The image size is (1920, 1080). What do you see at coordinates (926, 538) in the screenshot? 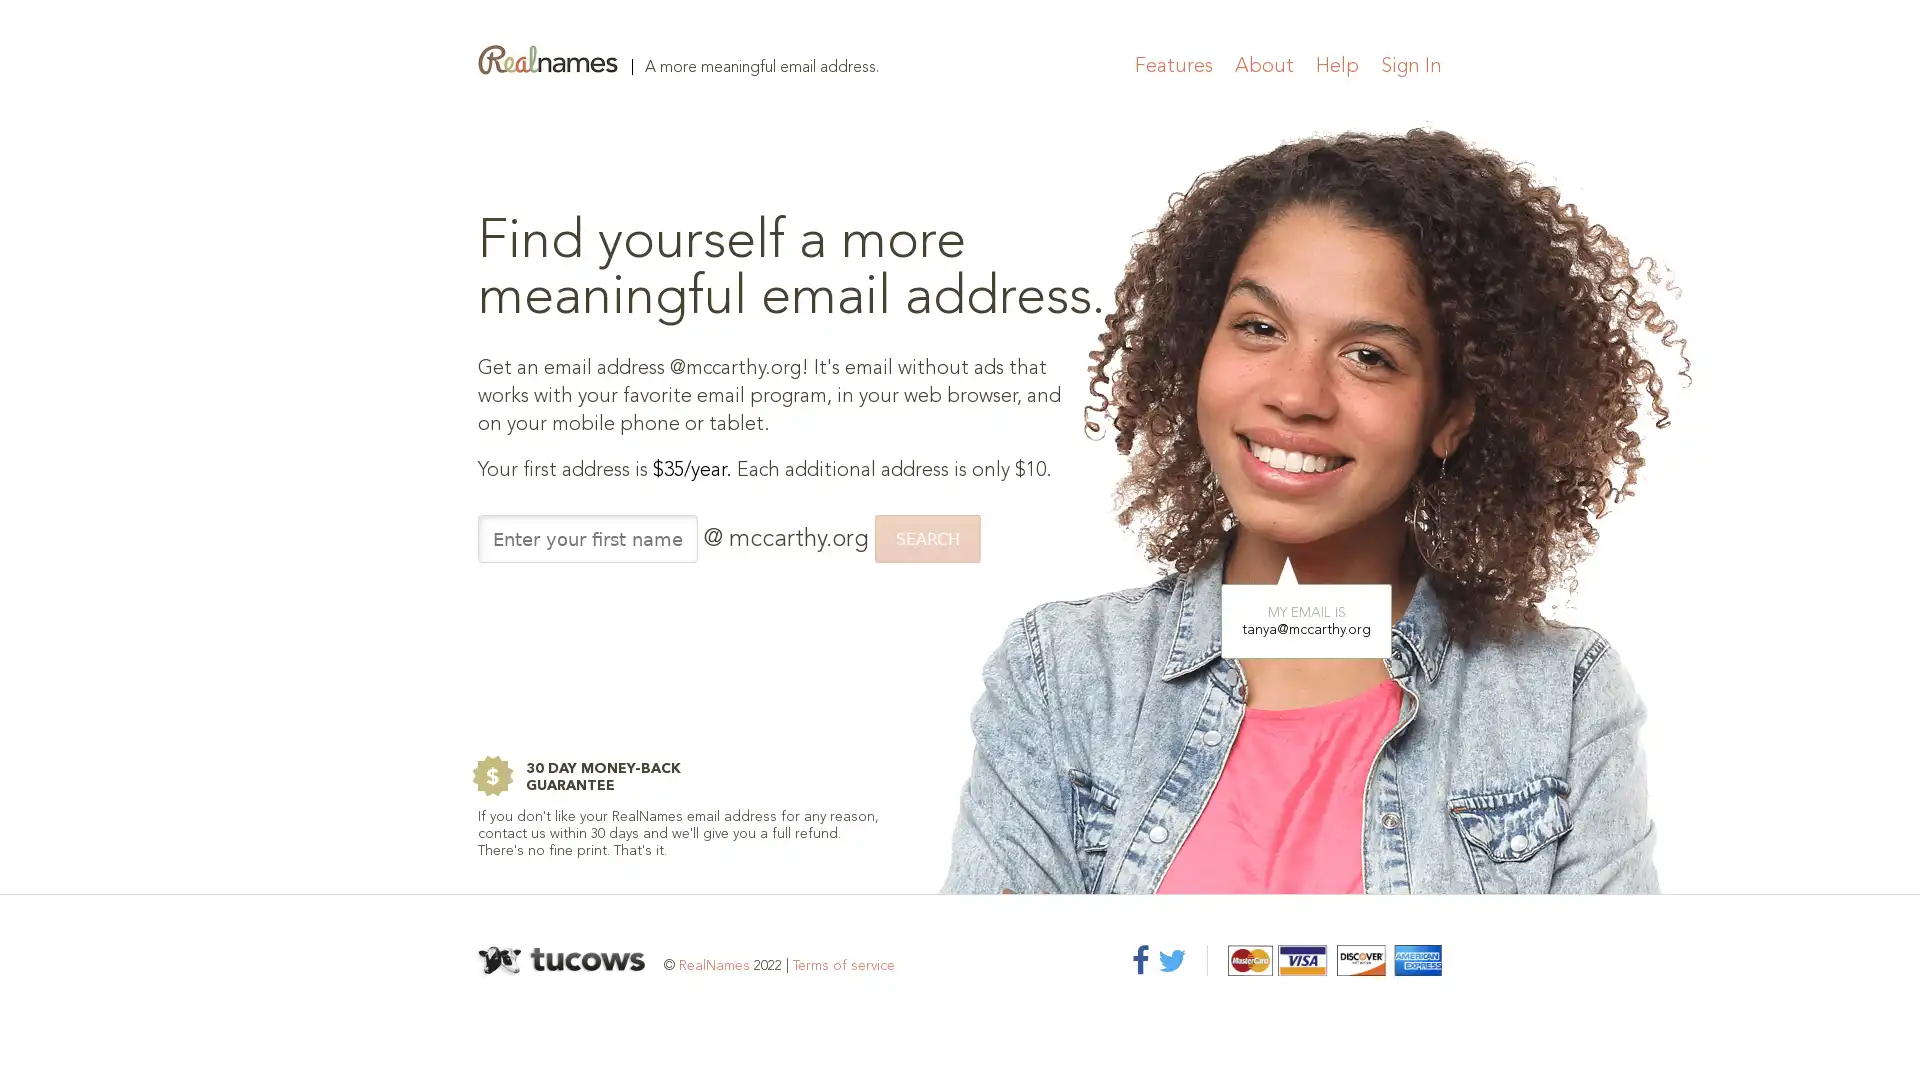
I see `SEARCH` at bounding box center [926, 538].